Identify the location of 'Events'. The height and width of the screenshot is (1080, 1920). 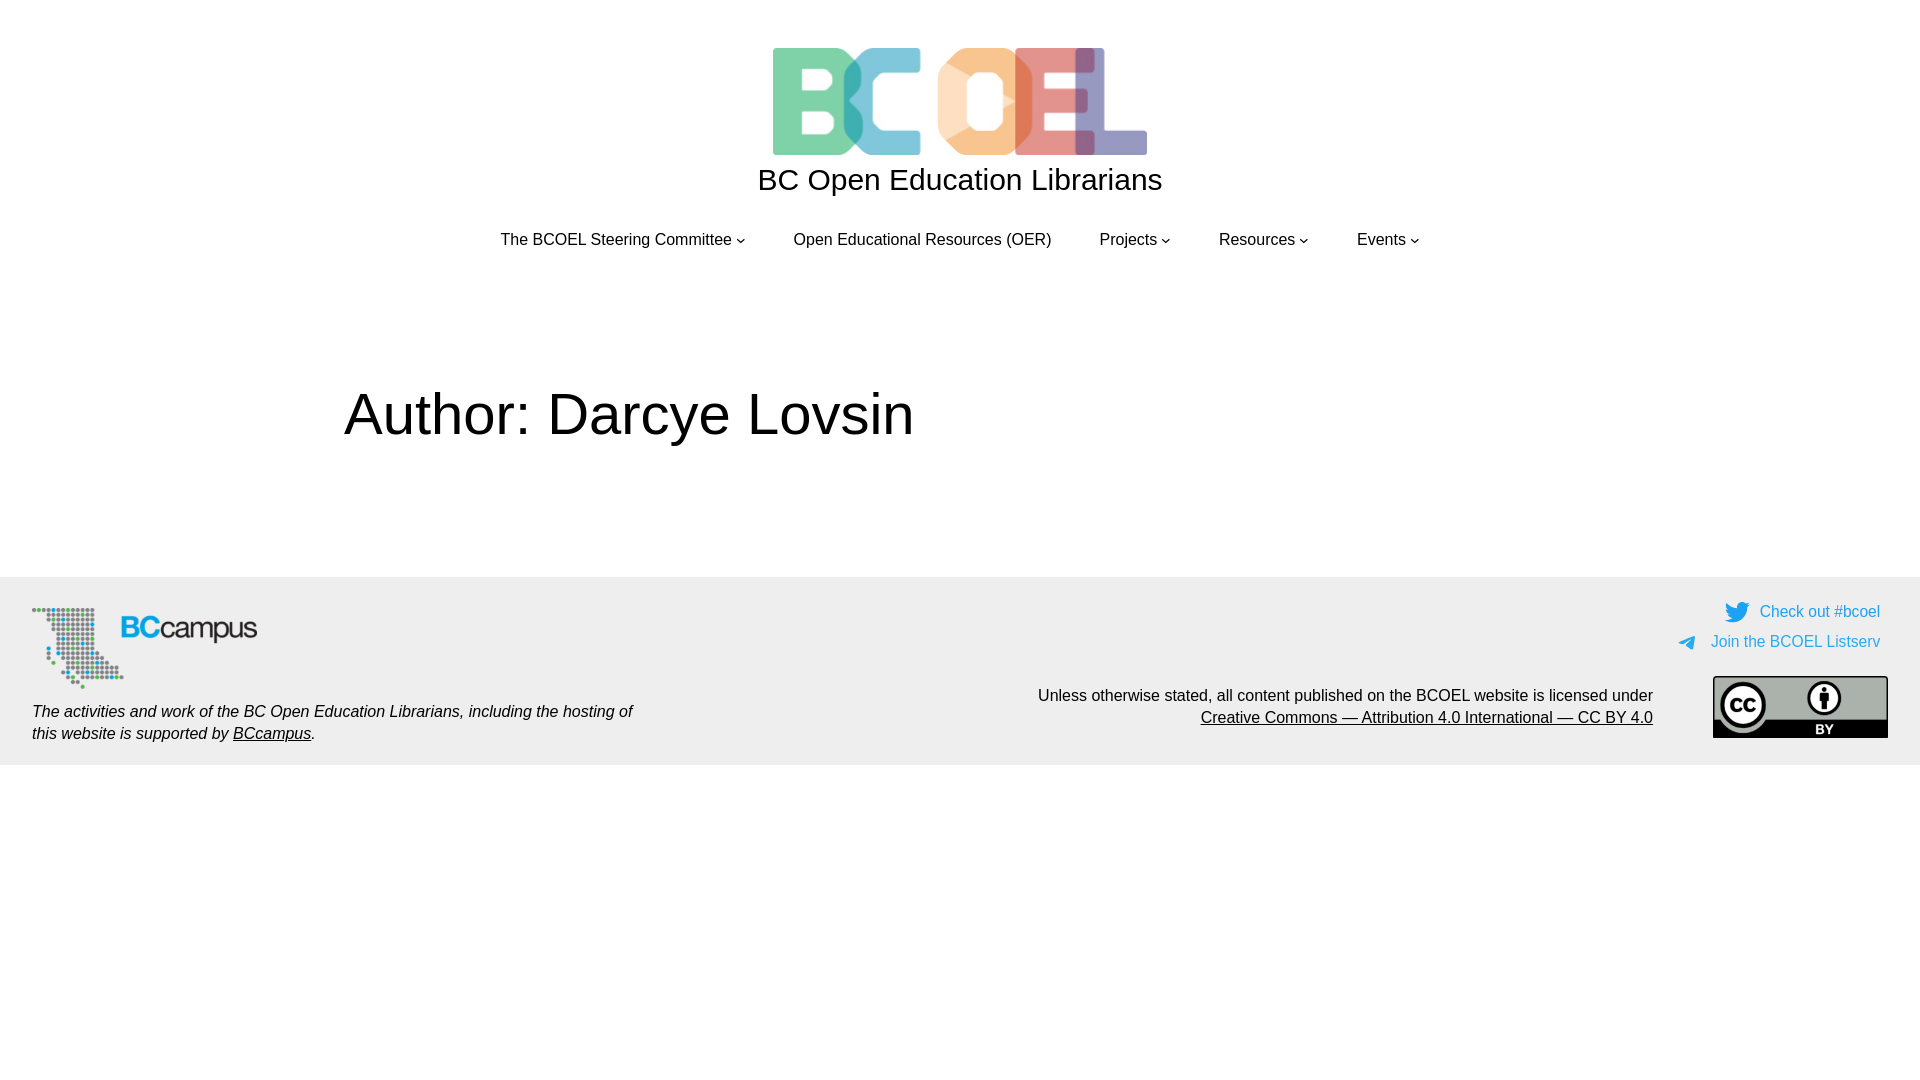
(1357, 238).